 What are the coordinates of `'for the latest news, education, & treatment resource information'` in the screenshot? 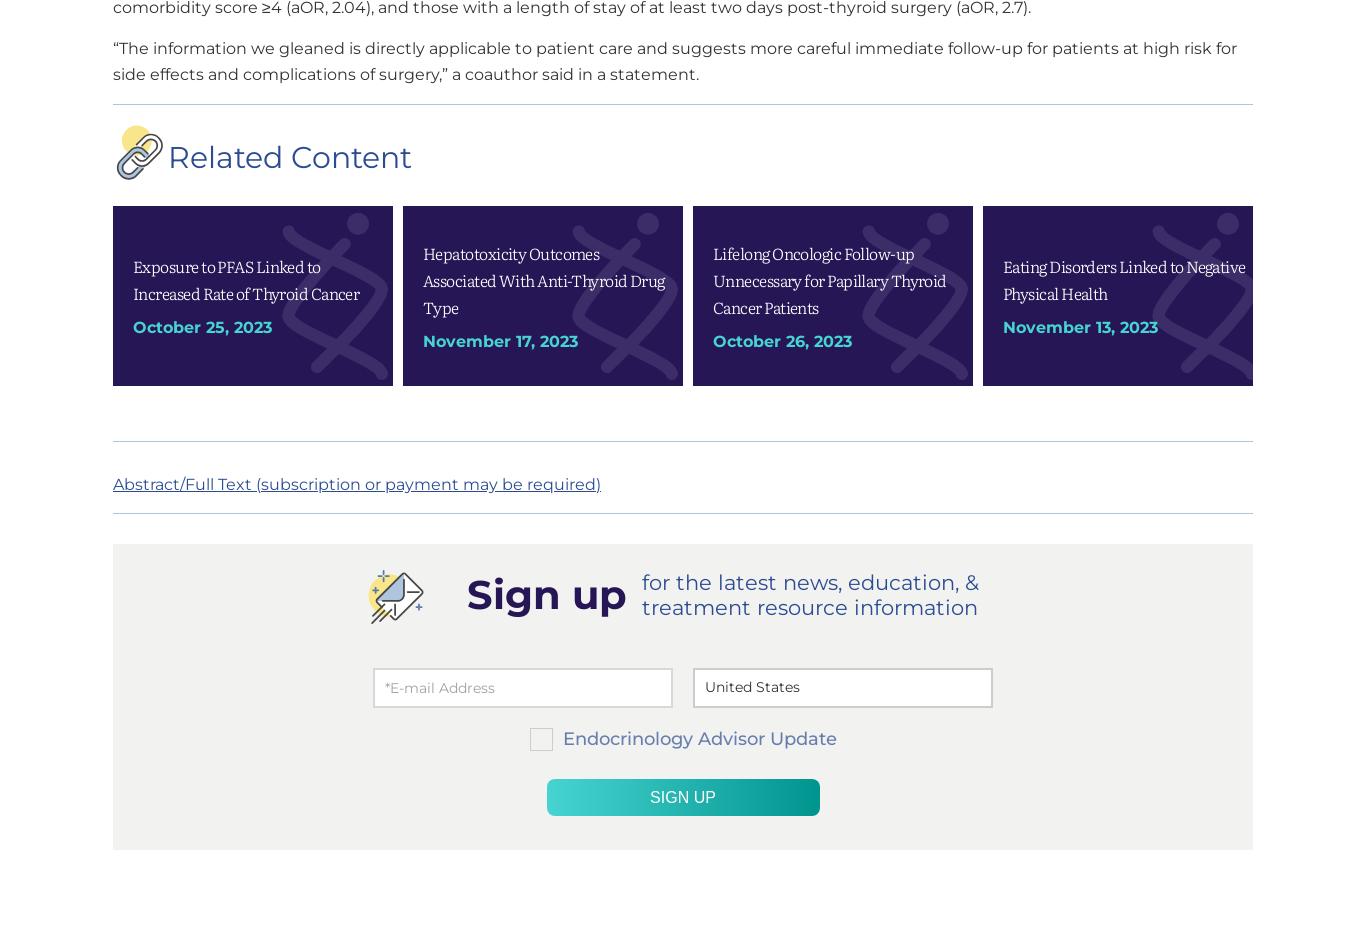 It's located at (809, 594).